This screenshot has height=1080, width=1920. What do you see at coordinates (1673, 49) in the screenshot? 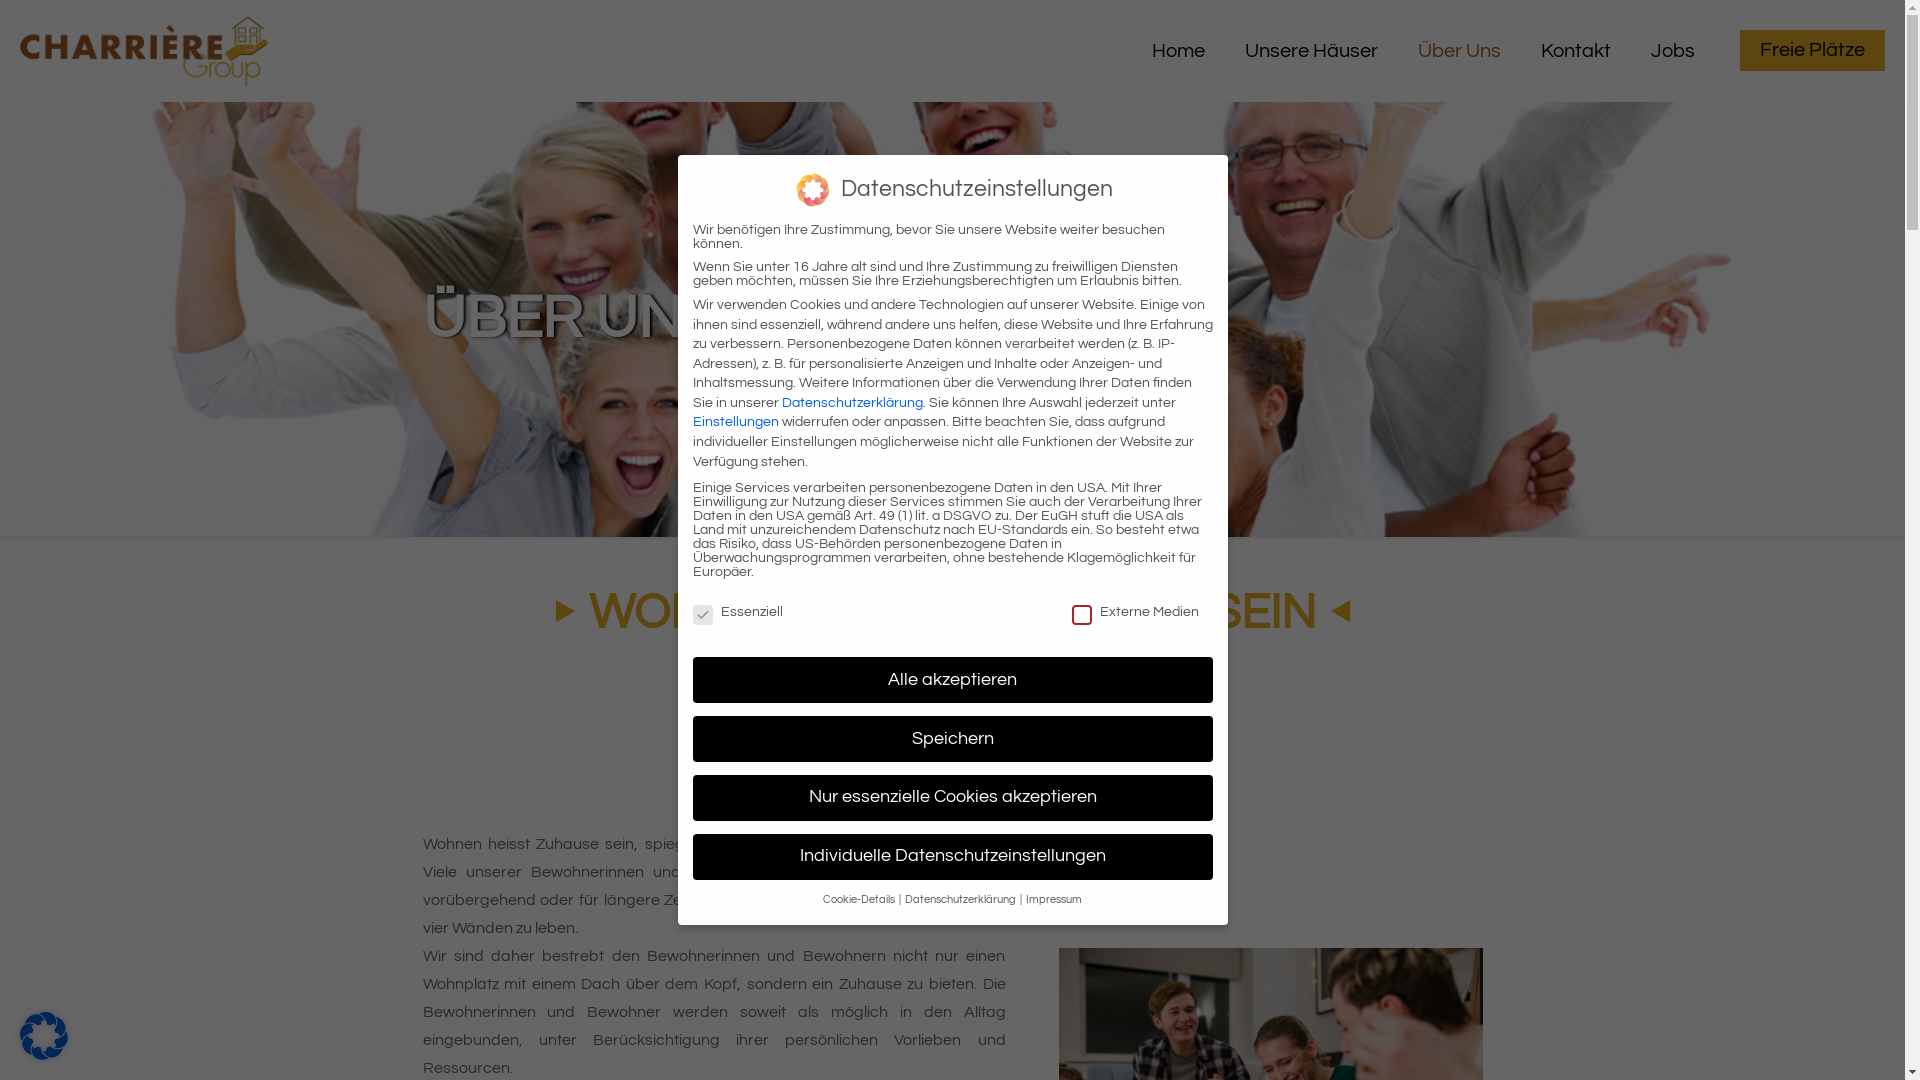
I see `'Jobs'` at bounding box center [1673, 49].